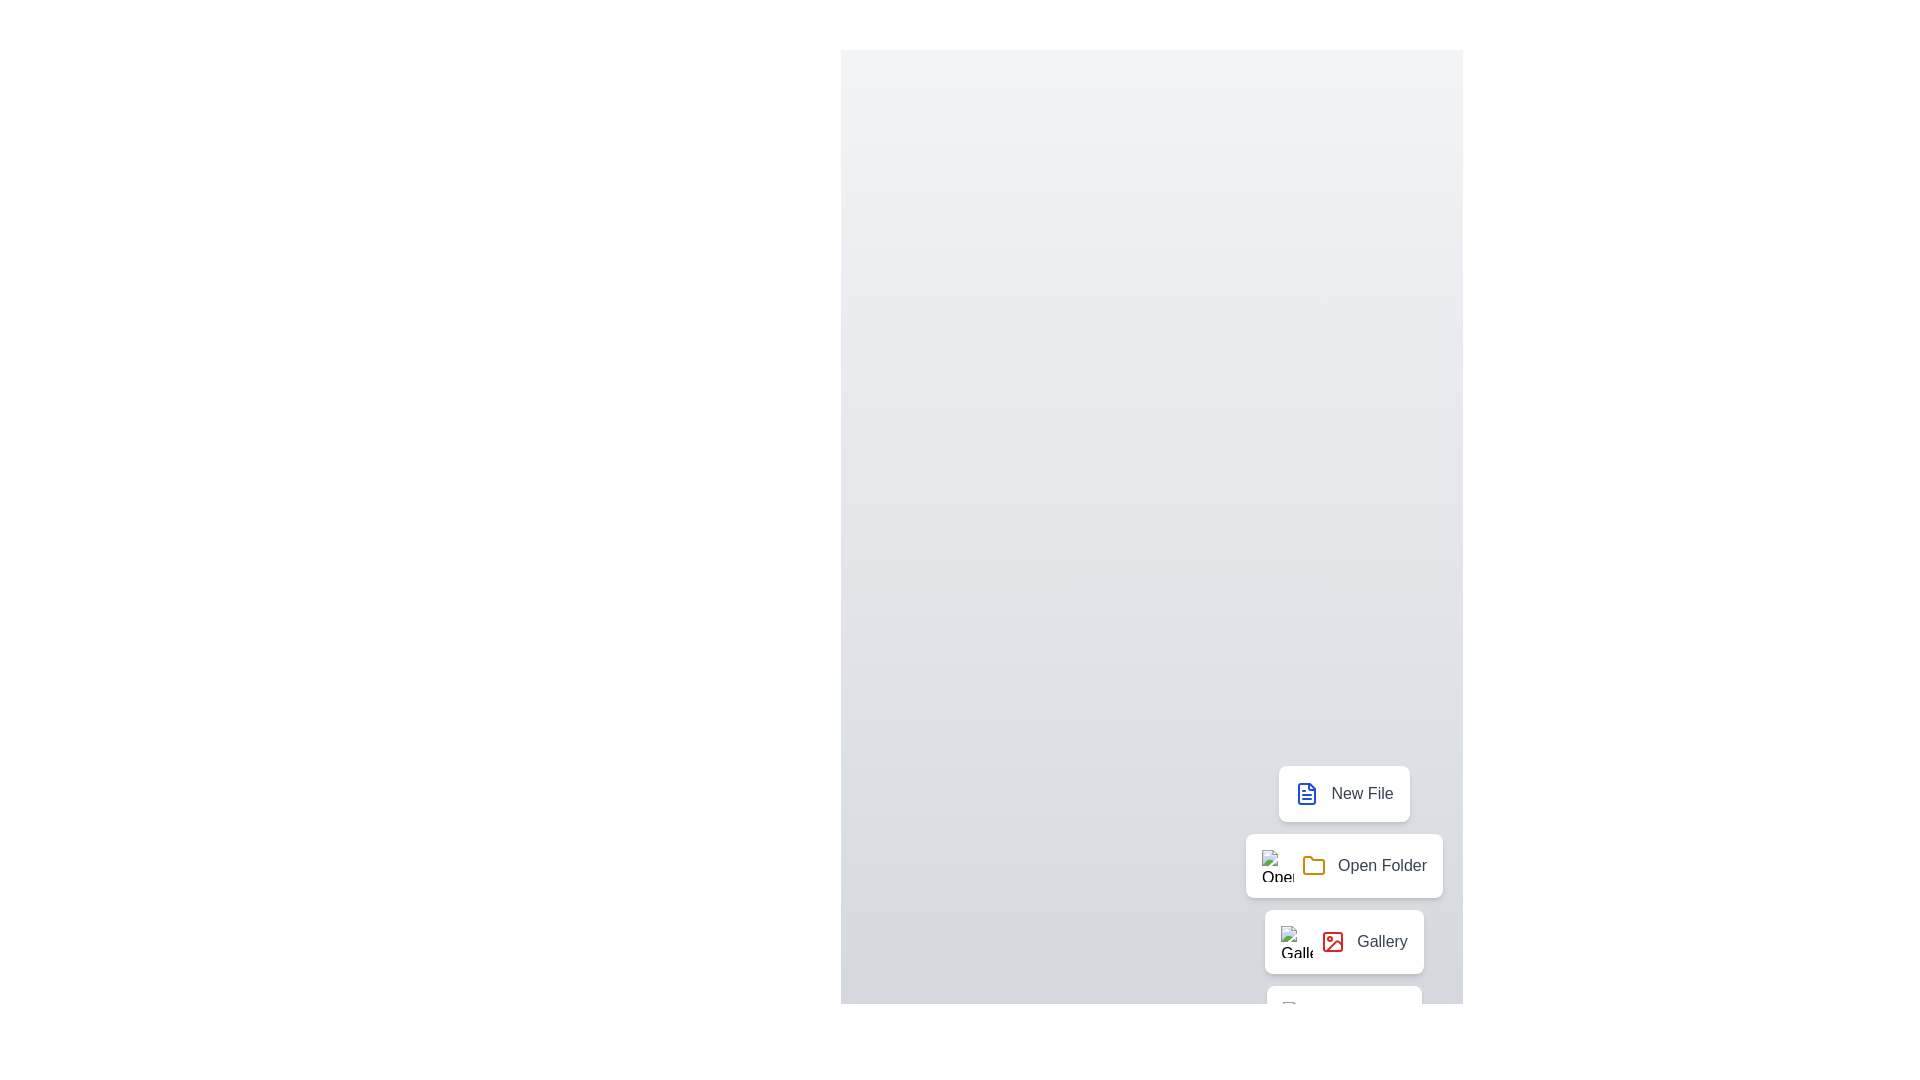 The height and width of the screenshot is (1080, 1920). I want to click on the action item New File from the speed dial menu, so click(1344, 793).